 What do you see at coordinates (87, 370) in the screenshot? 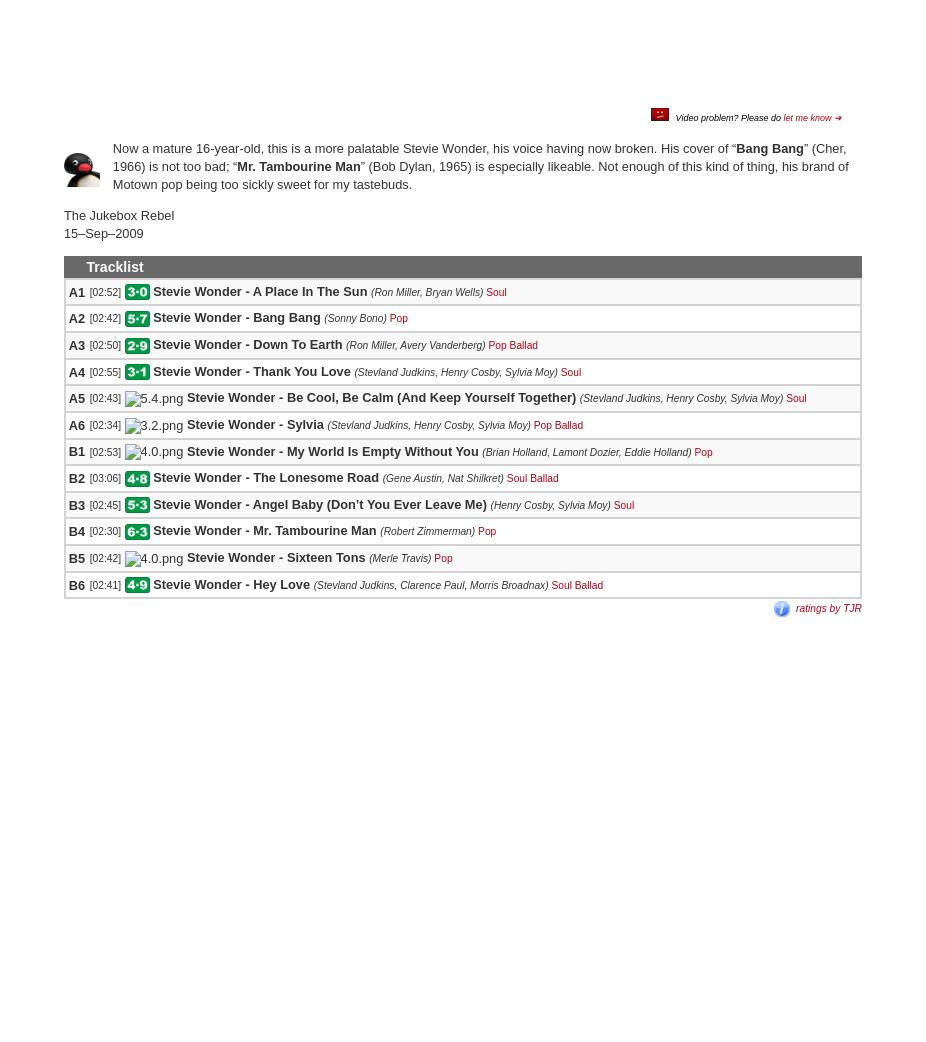
I see `'[02:55]'` at bounding box center [87, 370].